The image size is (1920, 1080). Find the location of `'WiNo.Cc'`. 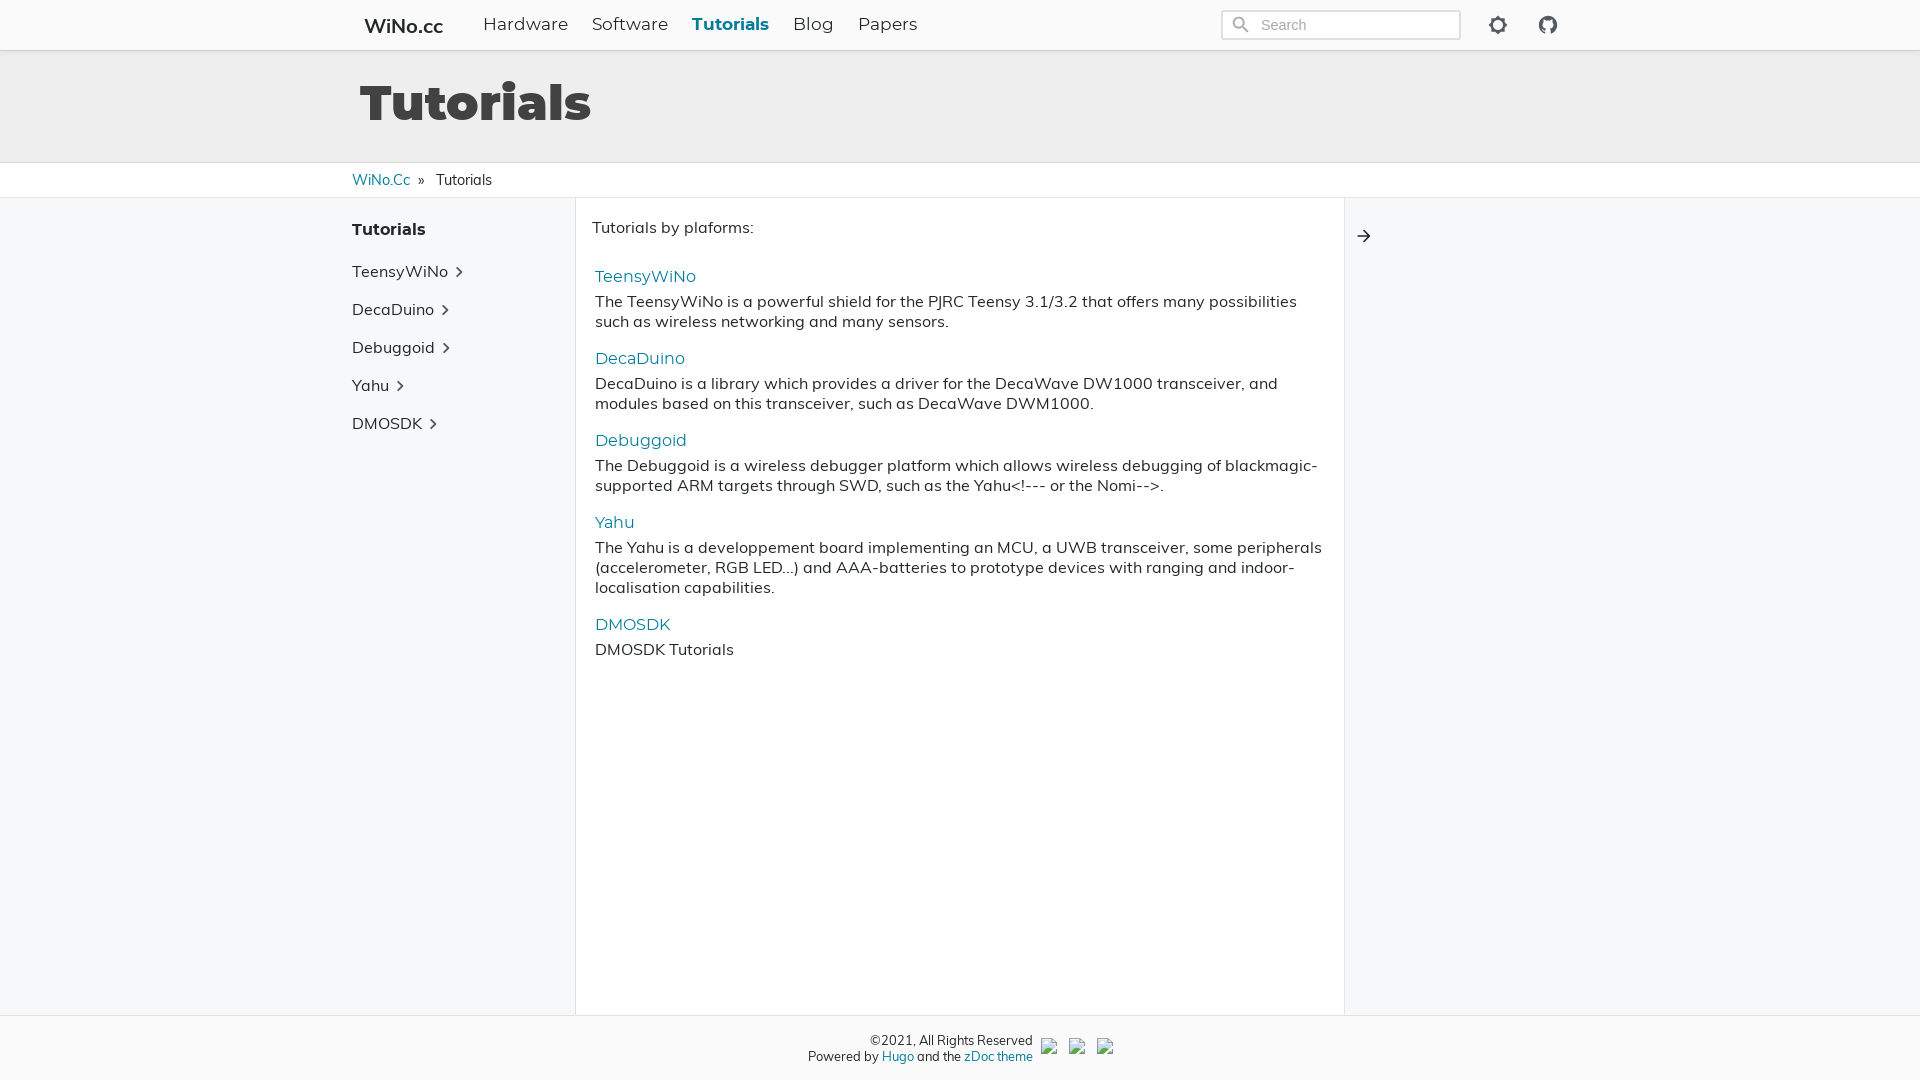

'WiNo.Cc' is located at coordinates (380, 180).